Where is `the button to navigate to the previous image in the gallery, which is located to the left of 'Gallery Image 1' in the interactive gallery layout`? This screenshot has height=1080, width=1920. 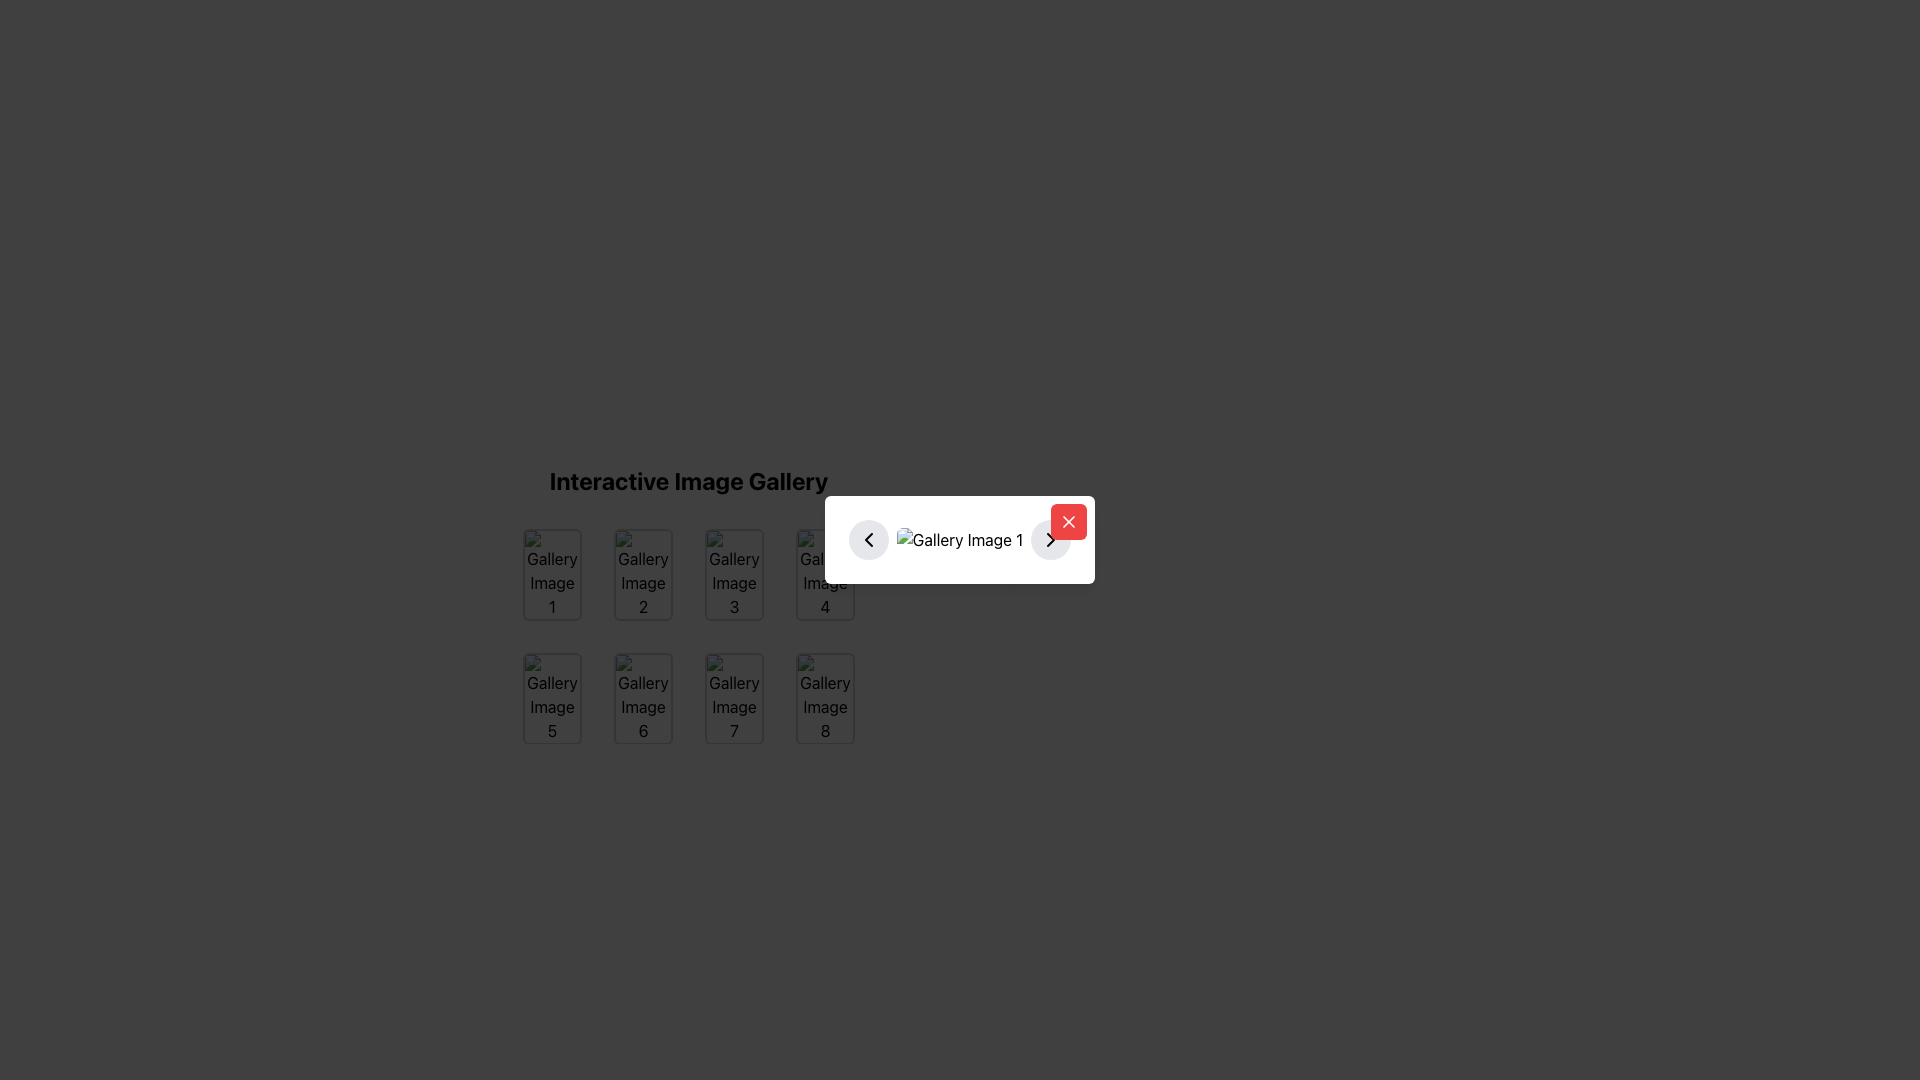
the button to navigate to the previous image in the gallery, which is located to the left of 'Gallery Image 1' in the interactive gallery layout is located at coordinates (868, 540).